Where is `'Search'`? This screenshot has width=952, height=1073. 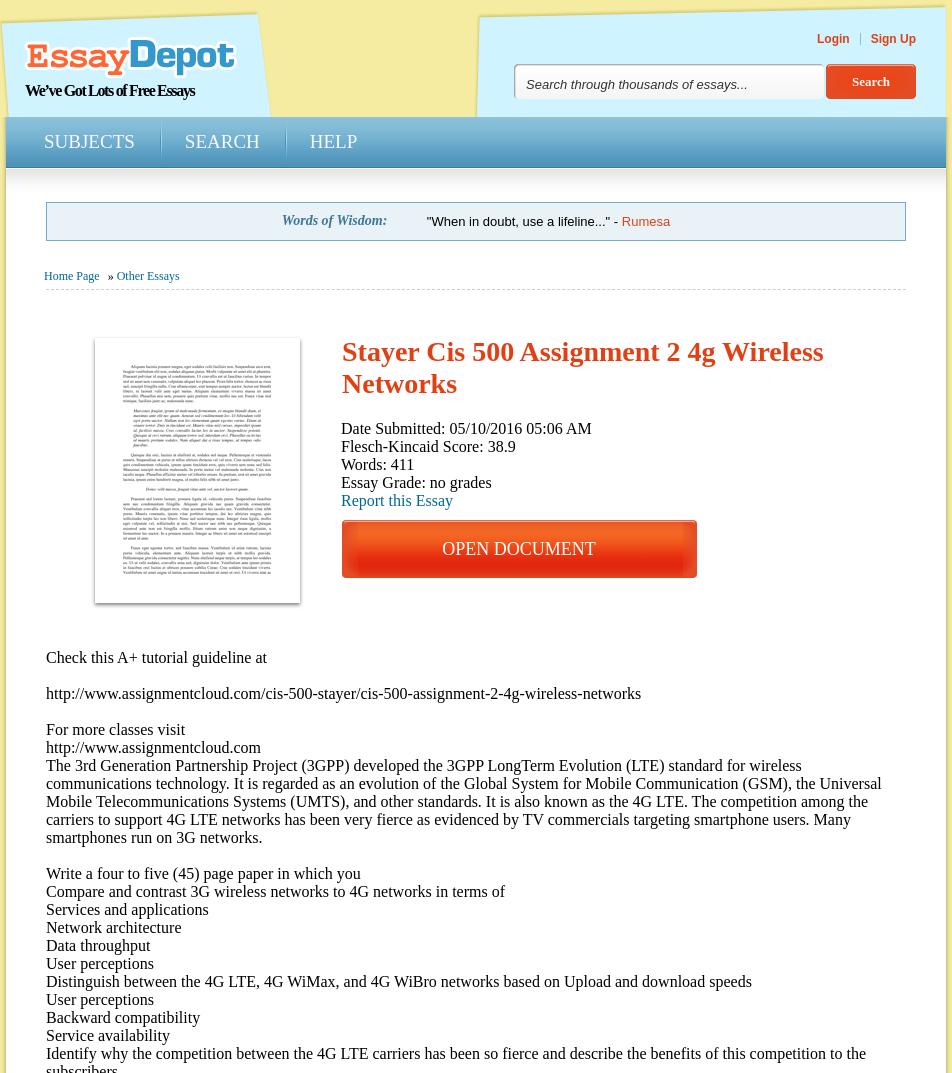
'Search' is located at coordinates (221, 140).